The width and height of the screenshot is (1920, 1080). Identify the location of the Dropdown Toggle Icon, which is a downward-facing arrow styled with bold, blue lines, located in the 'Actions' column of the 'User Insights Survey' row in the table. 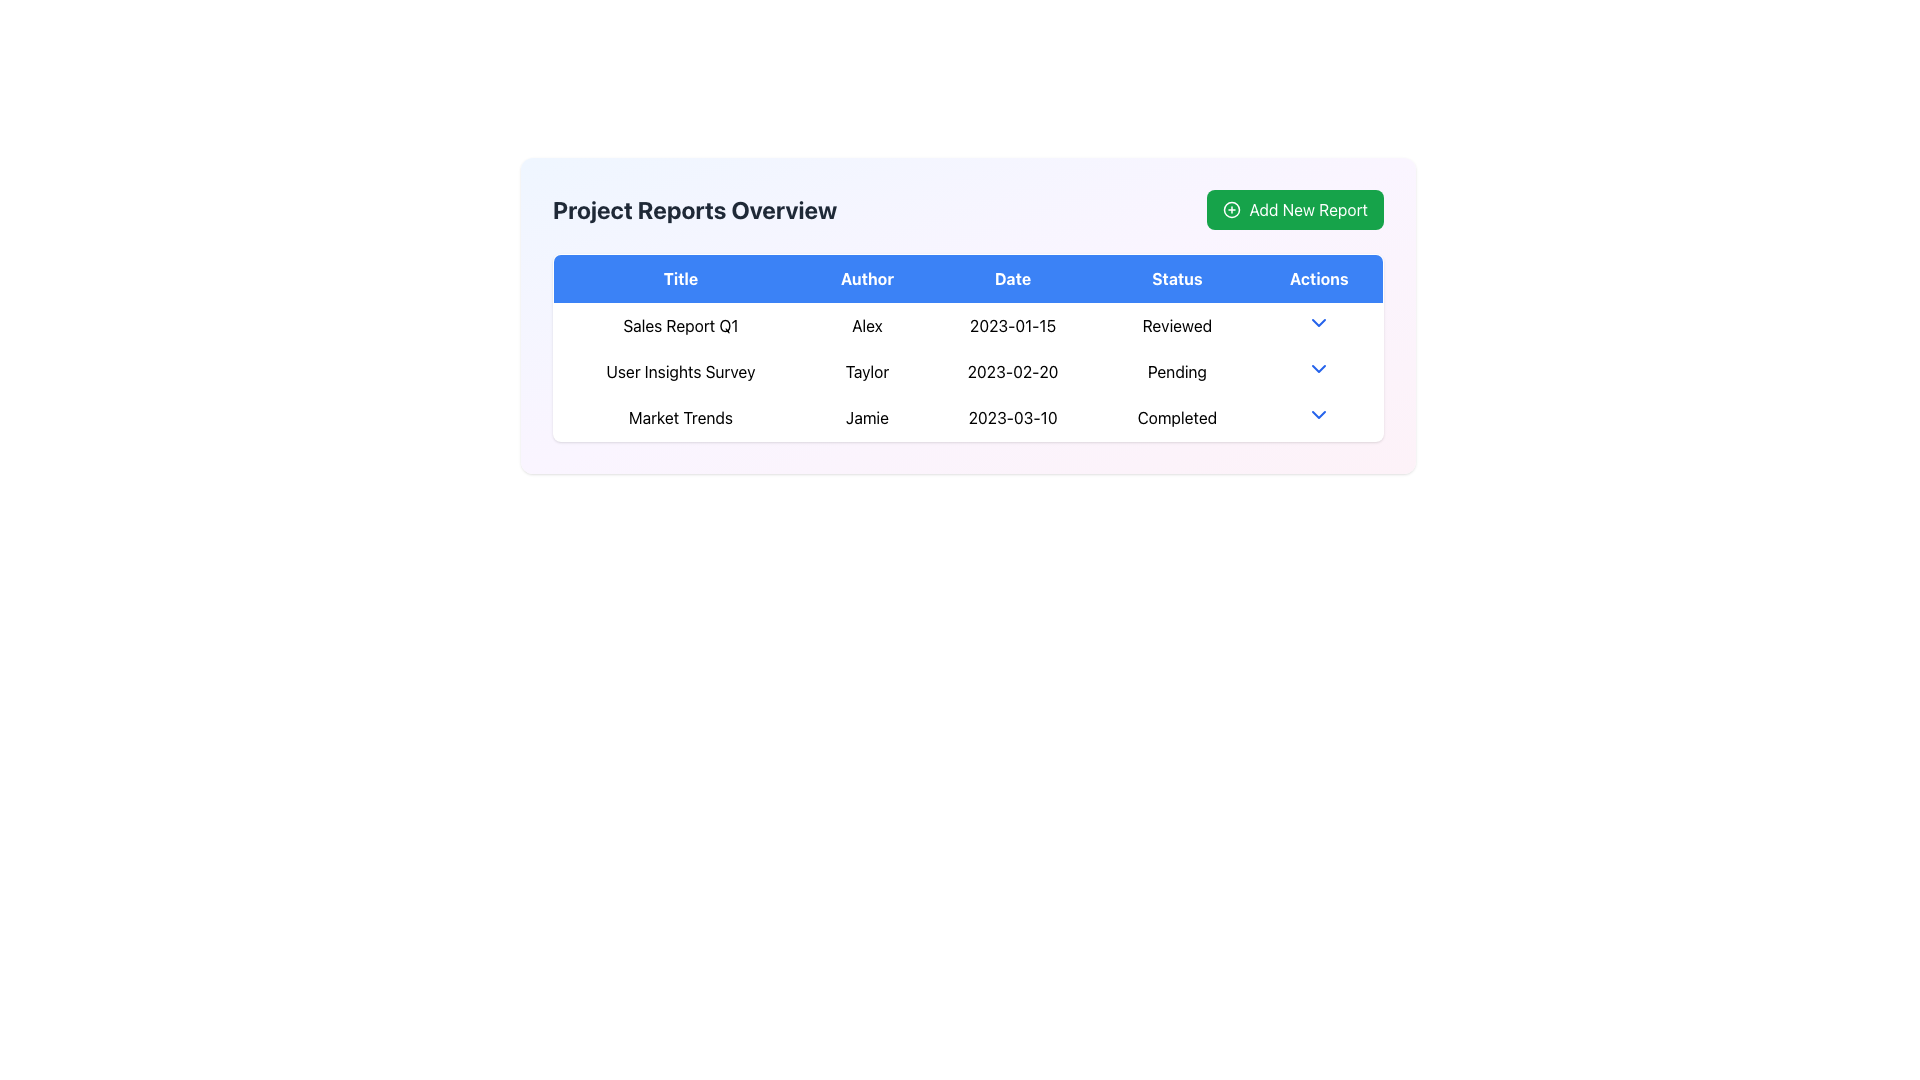
(1319, 369).